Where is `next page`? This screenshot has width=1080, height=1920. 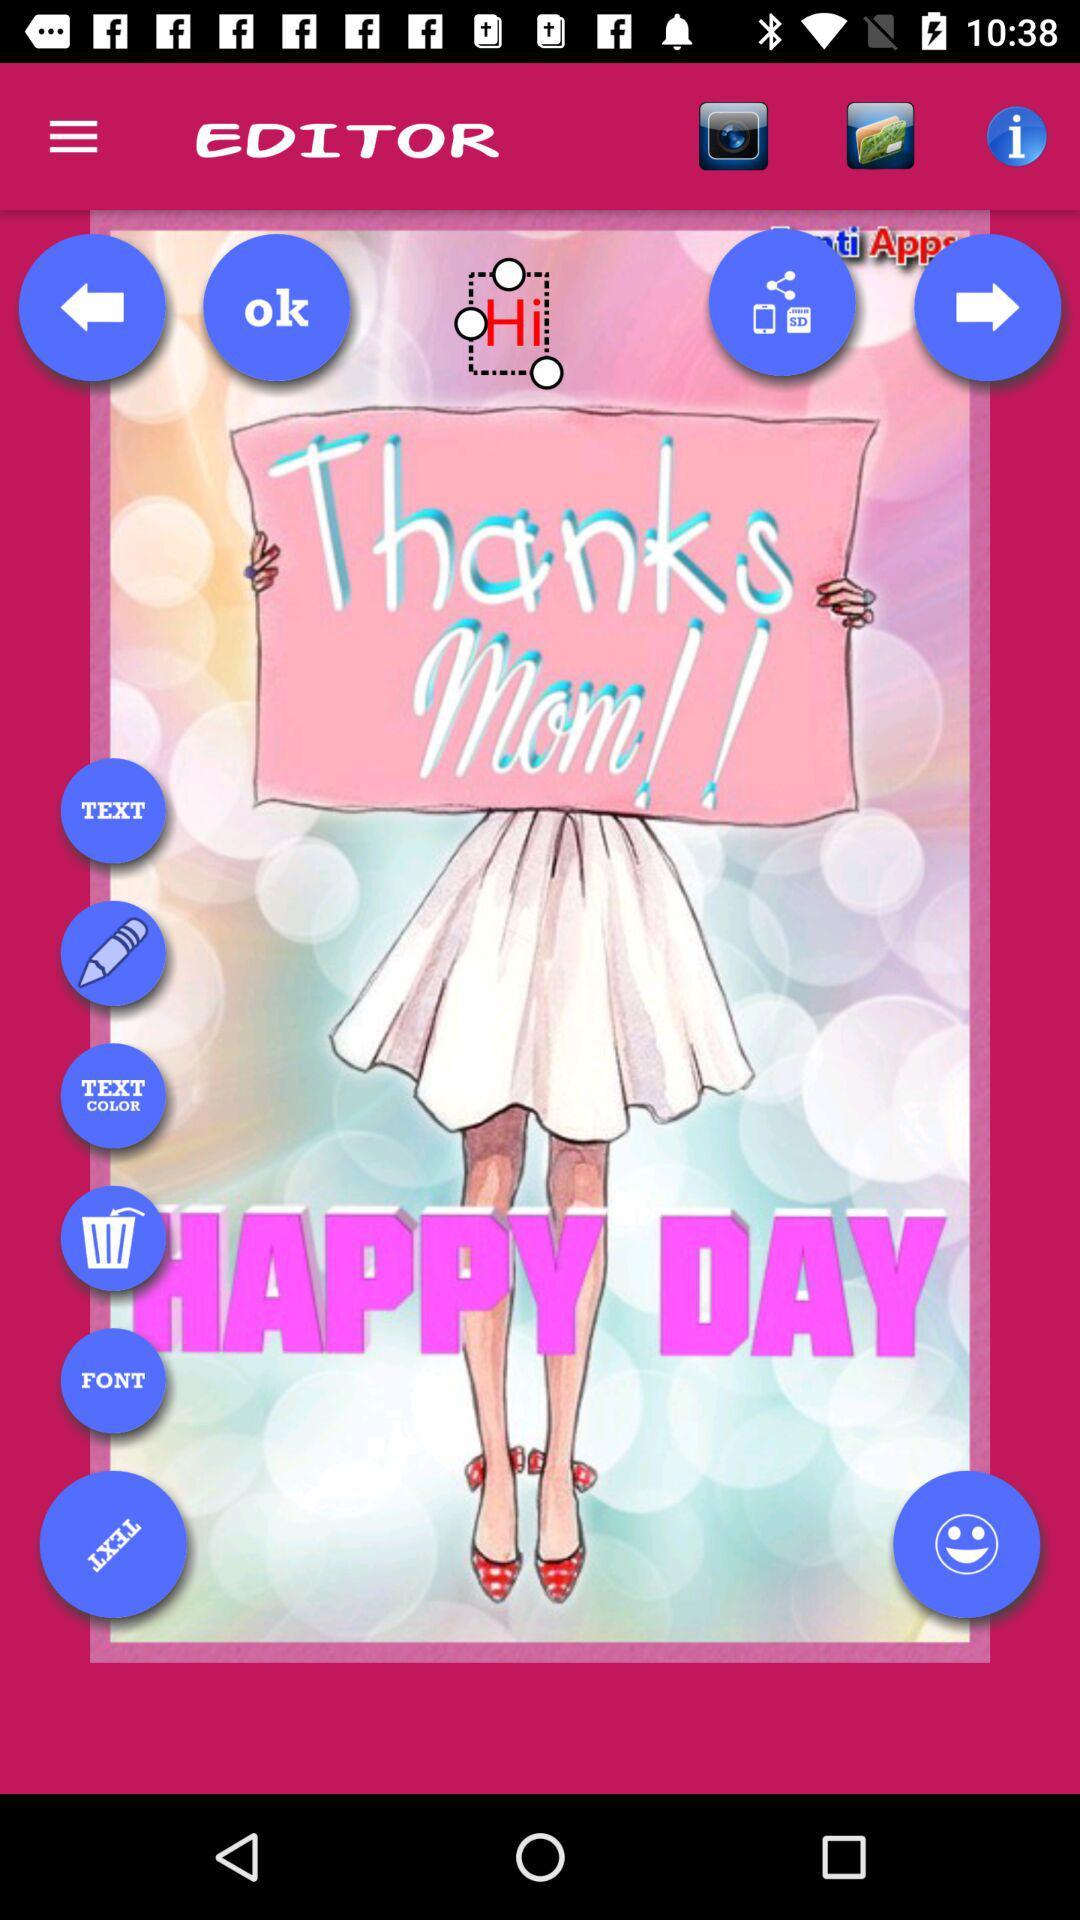 next page is located at coordinates (986, 306).